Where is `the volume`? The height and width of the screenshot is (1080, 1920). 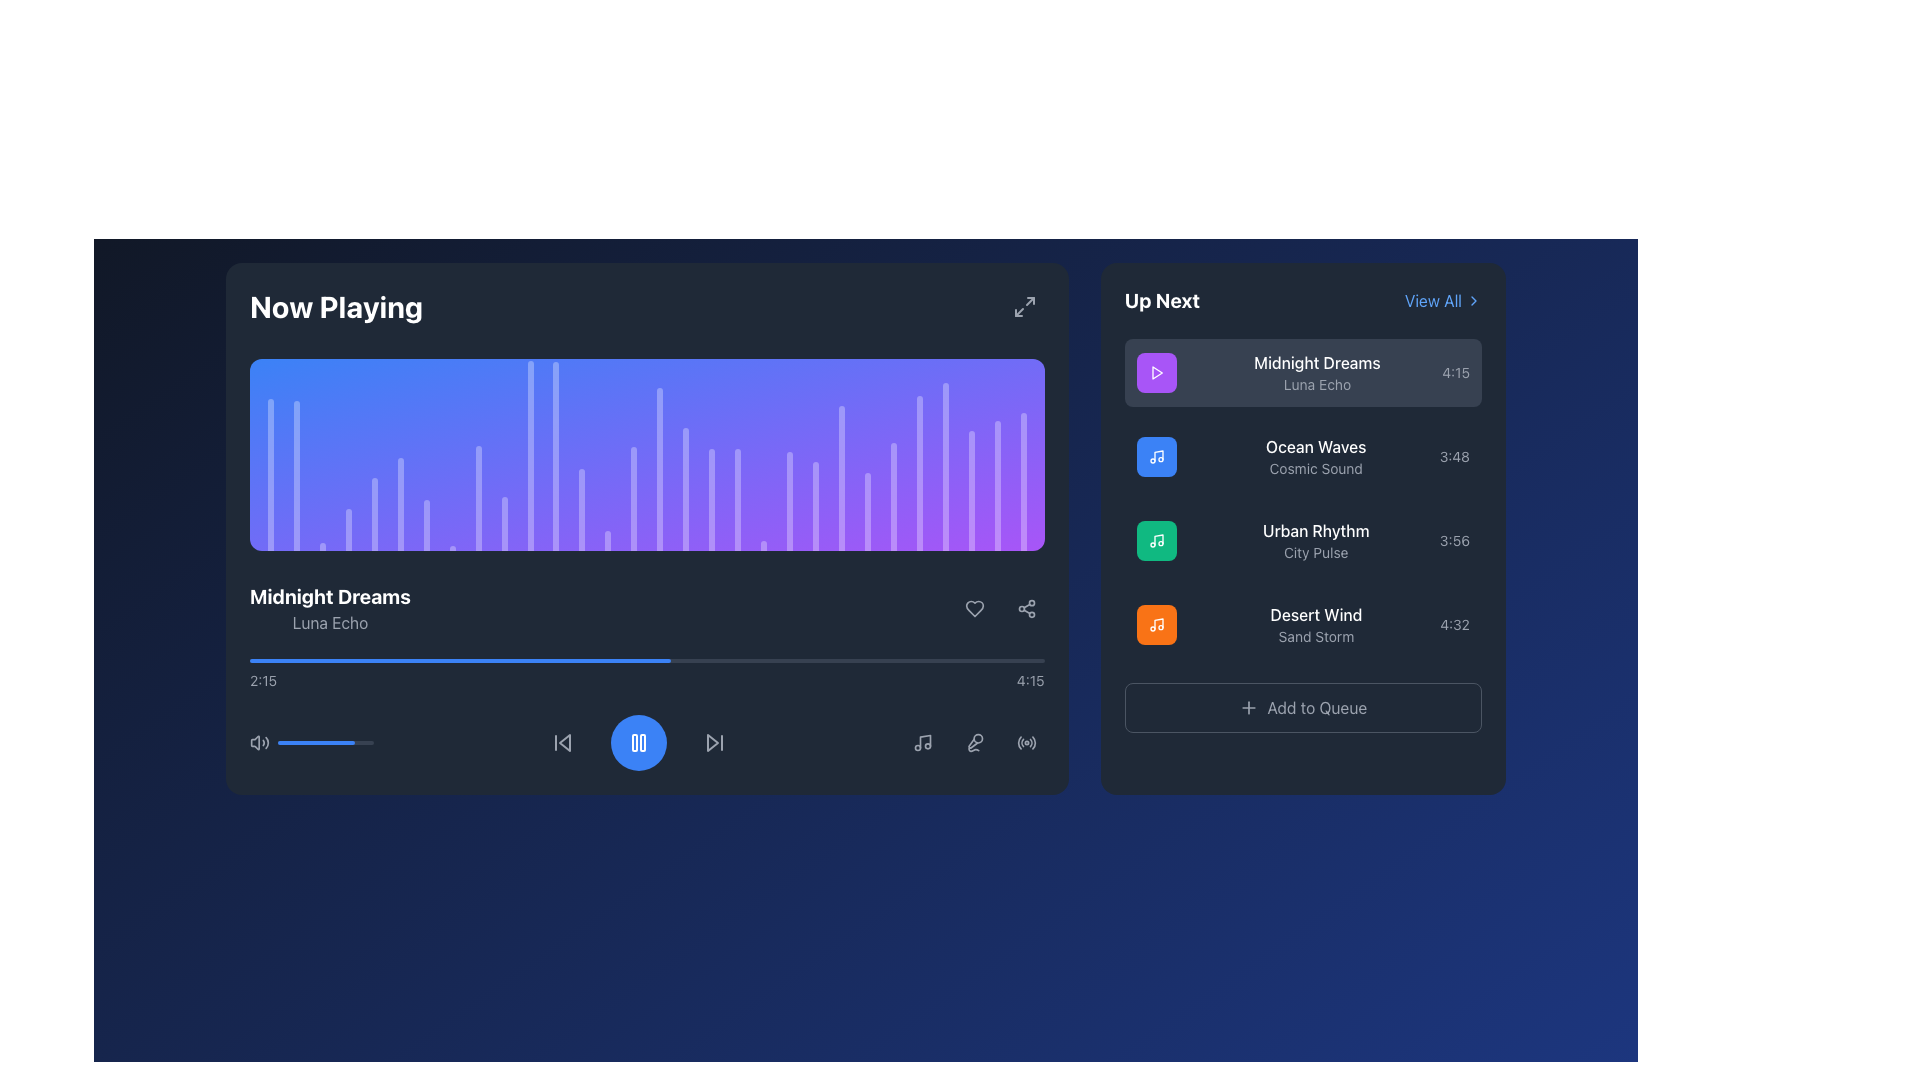 the volume is located at coordinates (308, 743).